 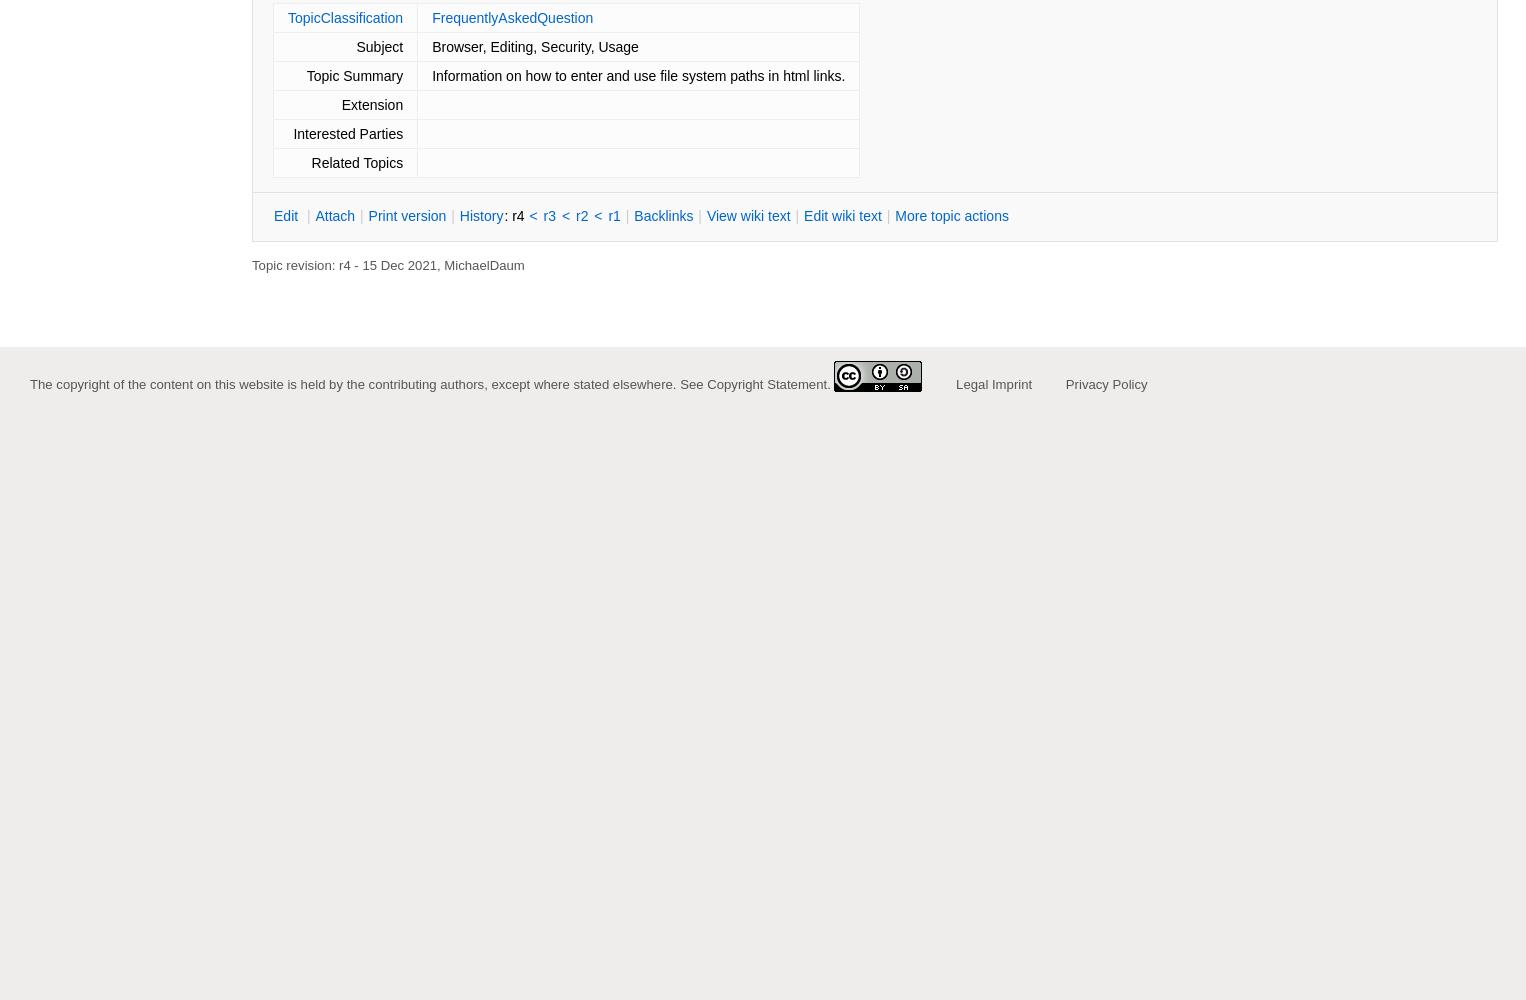 I want to click on 'ttach', so click(x=323, y=215).